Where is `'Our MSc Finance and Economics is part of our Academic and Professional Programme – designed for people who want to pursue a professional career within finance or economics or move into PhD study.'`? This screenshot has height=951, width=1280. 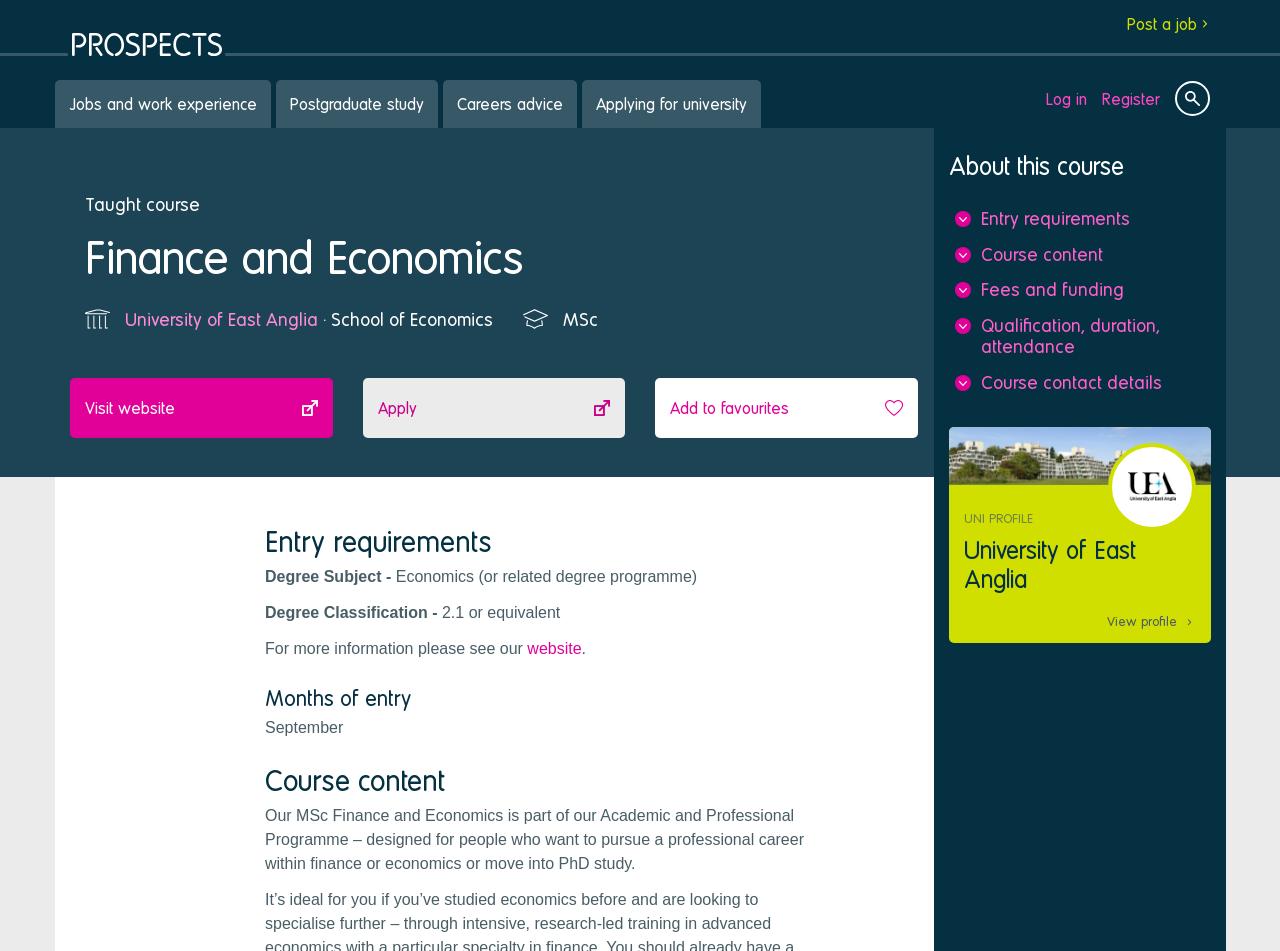
'Our MSc Finance and Economics is part of our Academic and Professional Programme – designed for people who want to pursue a professional career within finance or economics or move into PhD study.' is located at coordinates (263, 837).